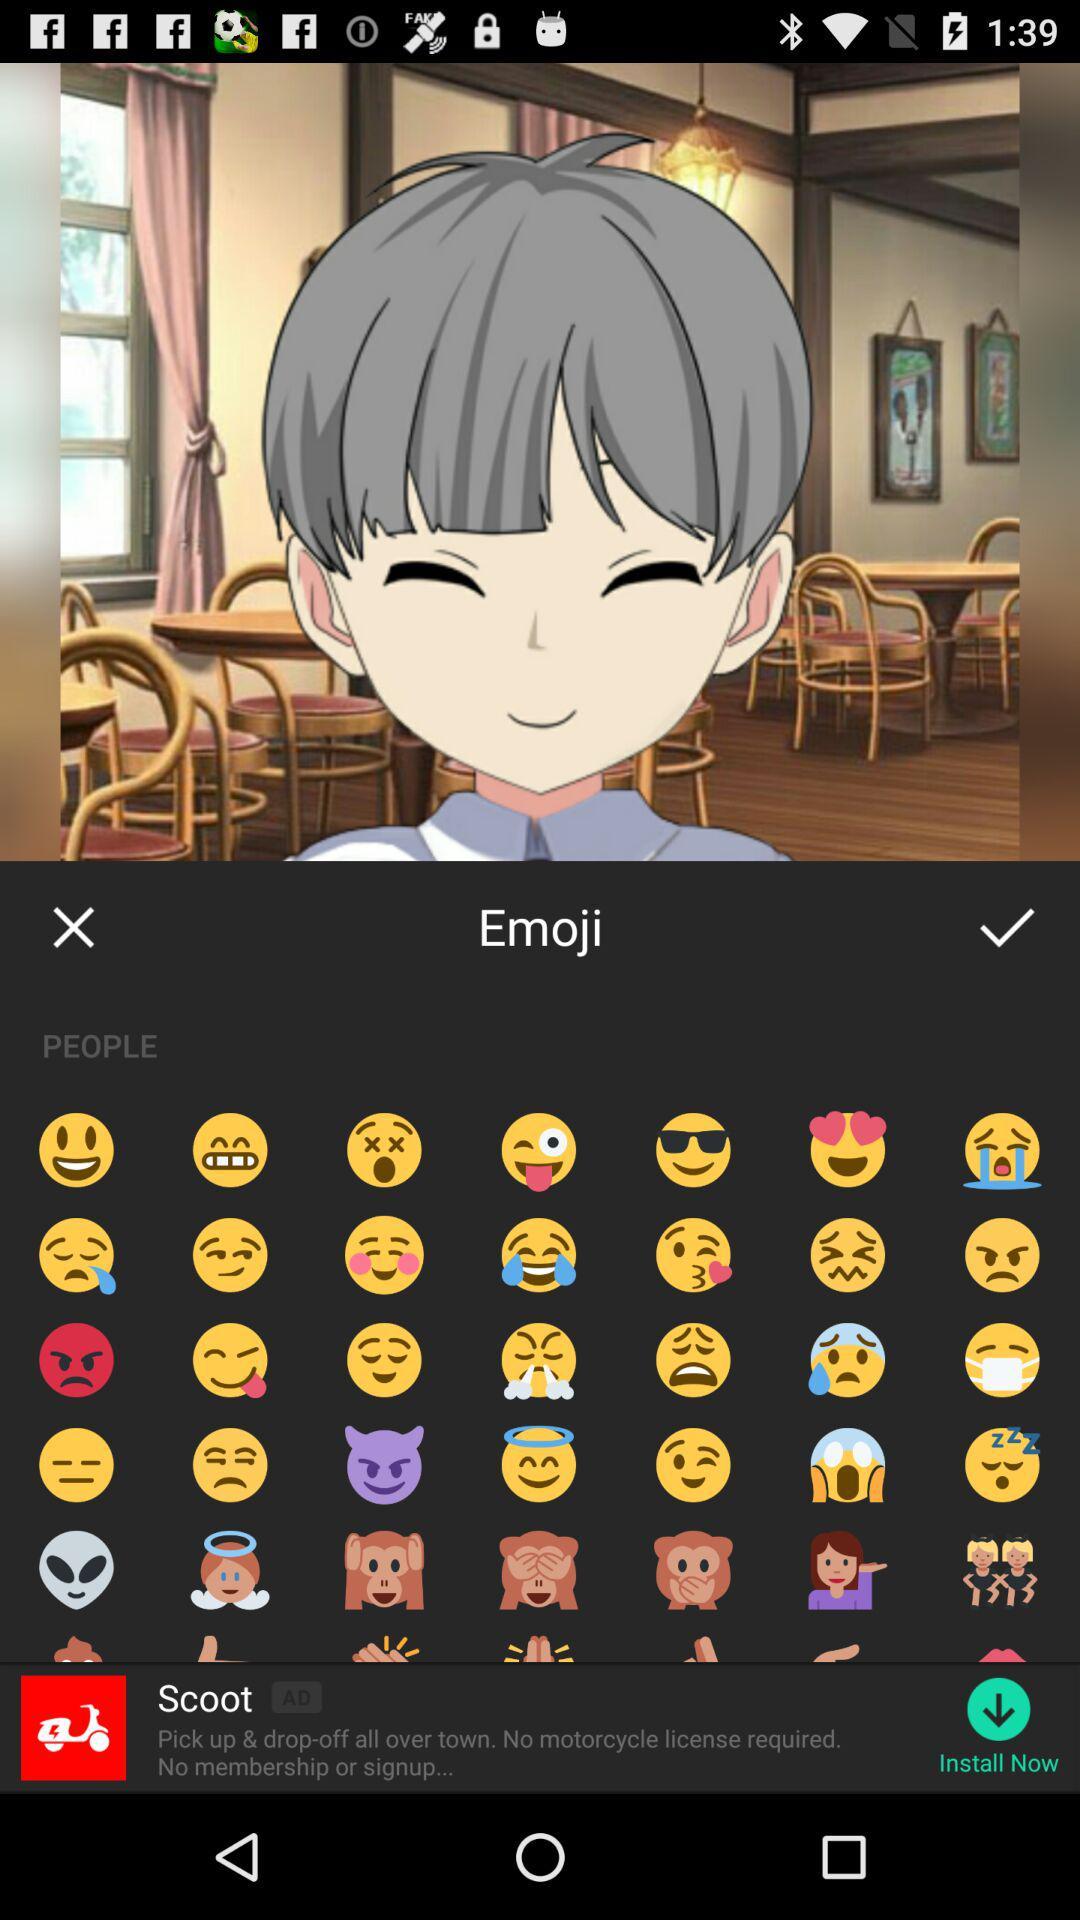  What do you see at coordinates (1006, 925) in the screenshot?
I see `item next to the emoji` at bounding box center [1006, 925].